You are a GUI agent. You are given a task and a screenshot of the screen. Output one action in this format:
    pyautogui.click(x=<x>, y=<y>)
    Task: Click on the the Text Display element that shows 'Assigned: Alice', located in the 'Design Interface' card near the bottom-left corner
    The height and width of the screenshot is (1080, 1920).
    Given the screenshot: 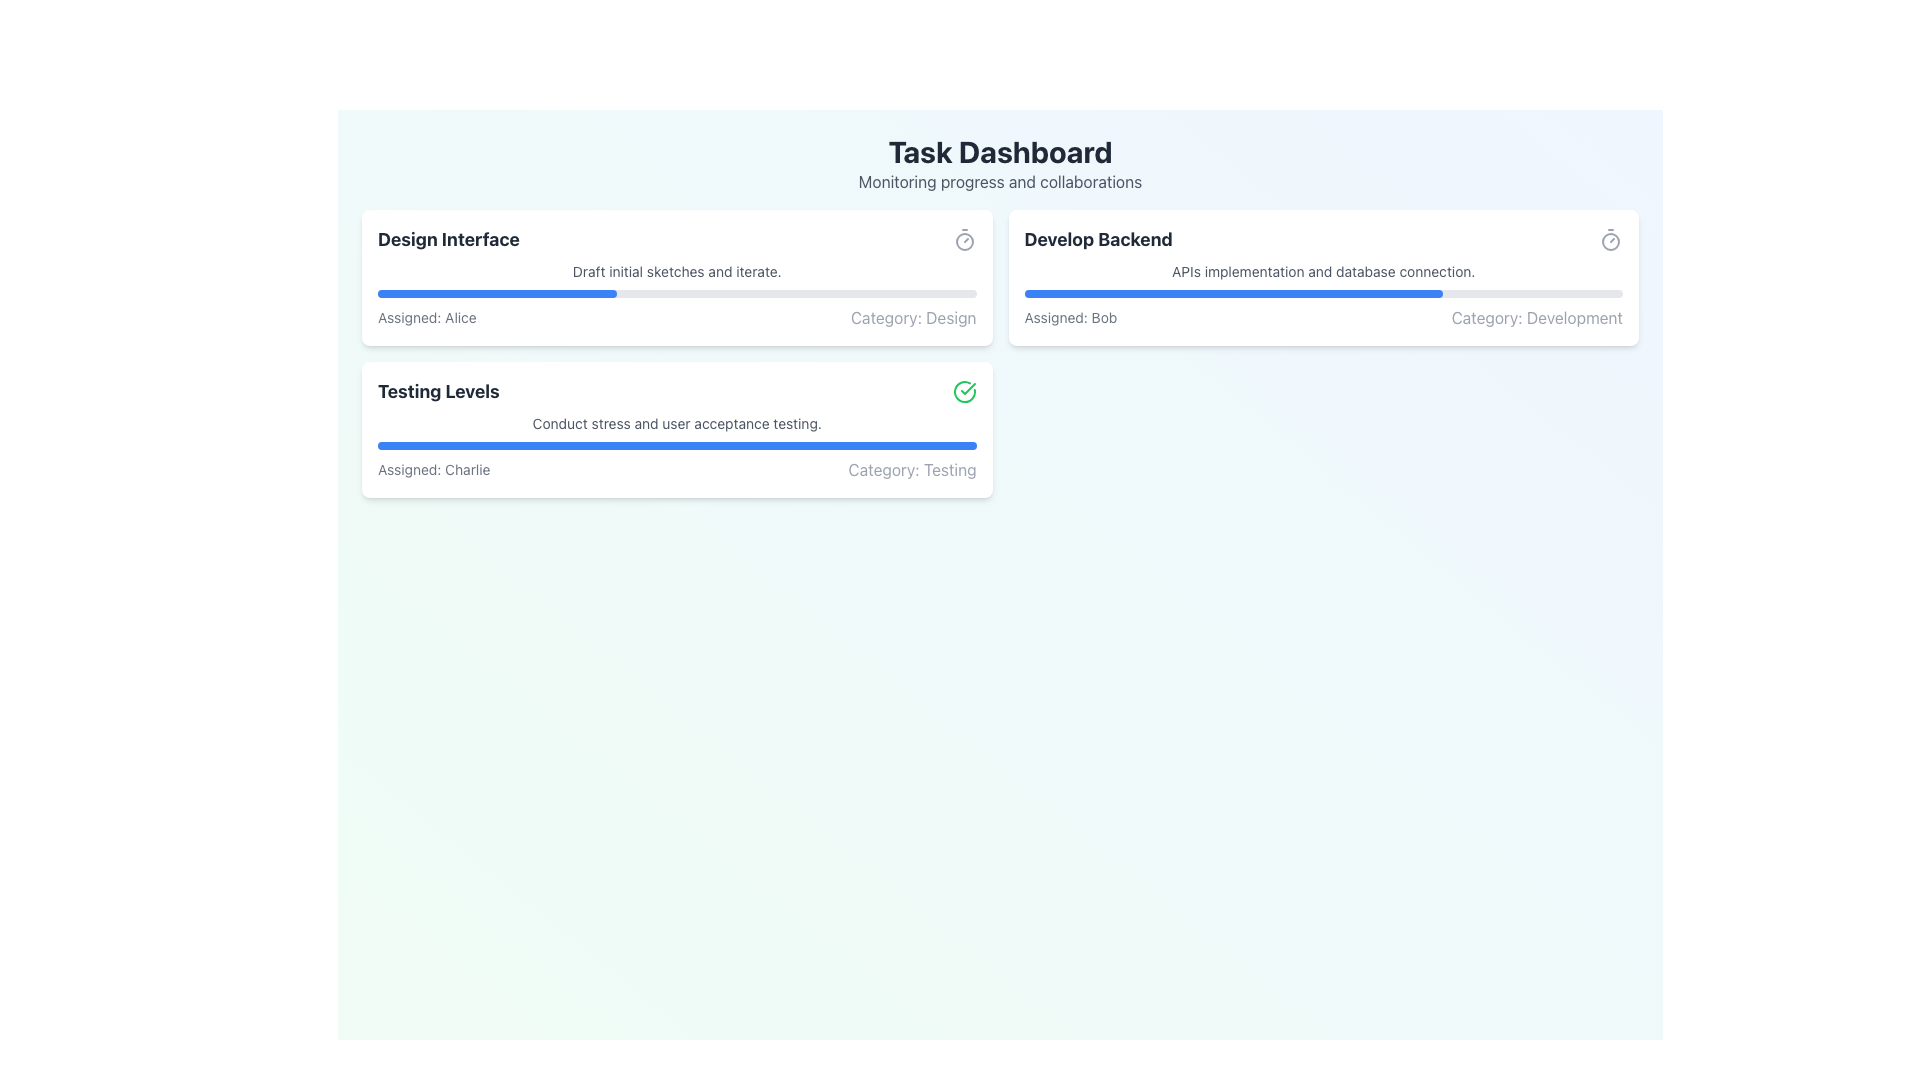 What is the action you would take?
    pyautogui.click(x=426, y=316)
    